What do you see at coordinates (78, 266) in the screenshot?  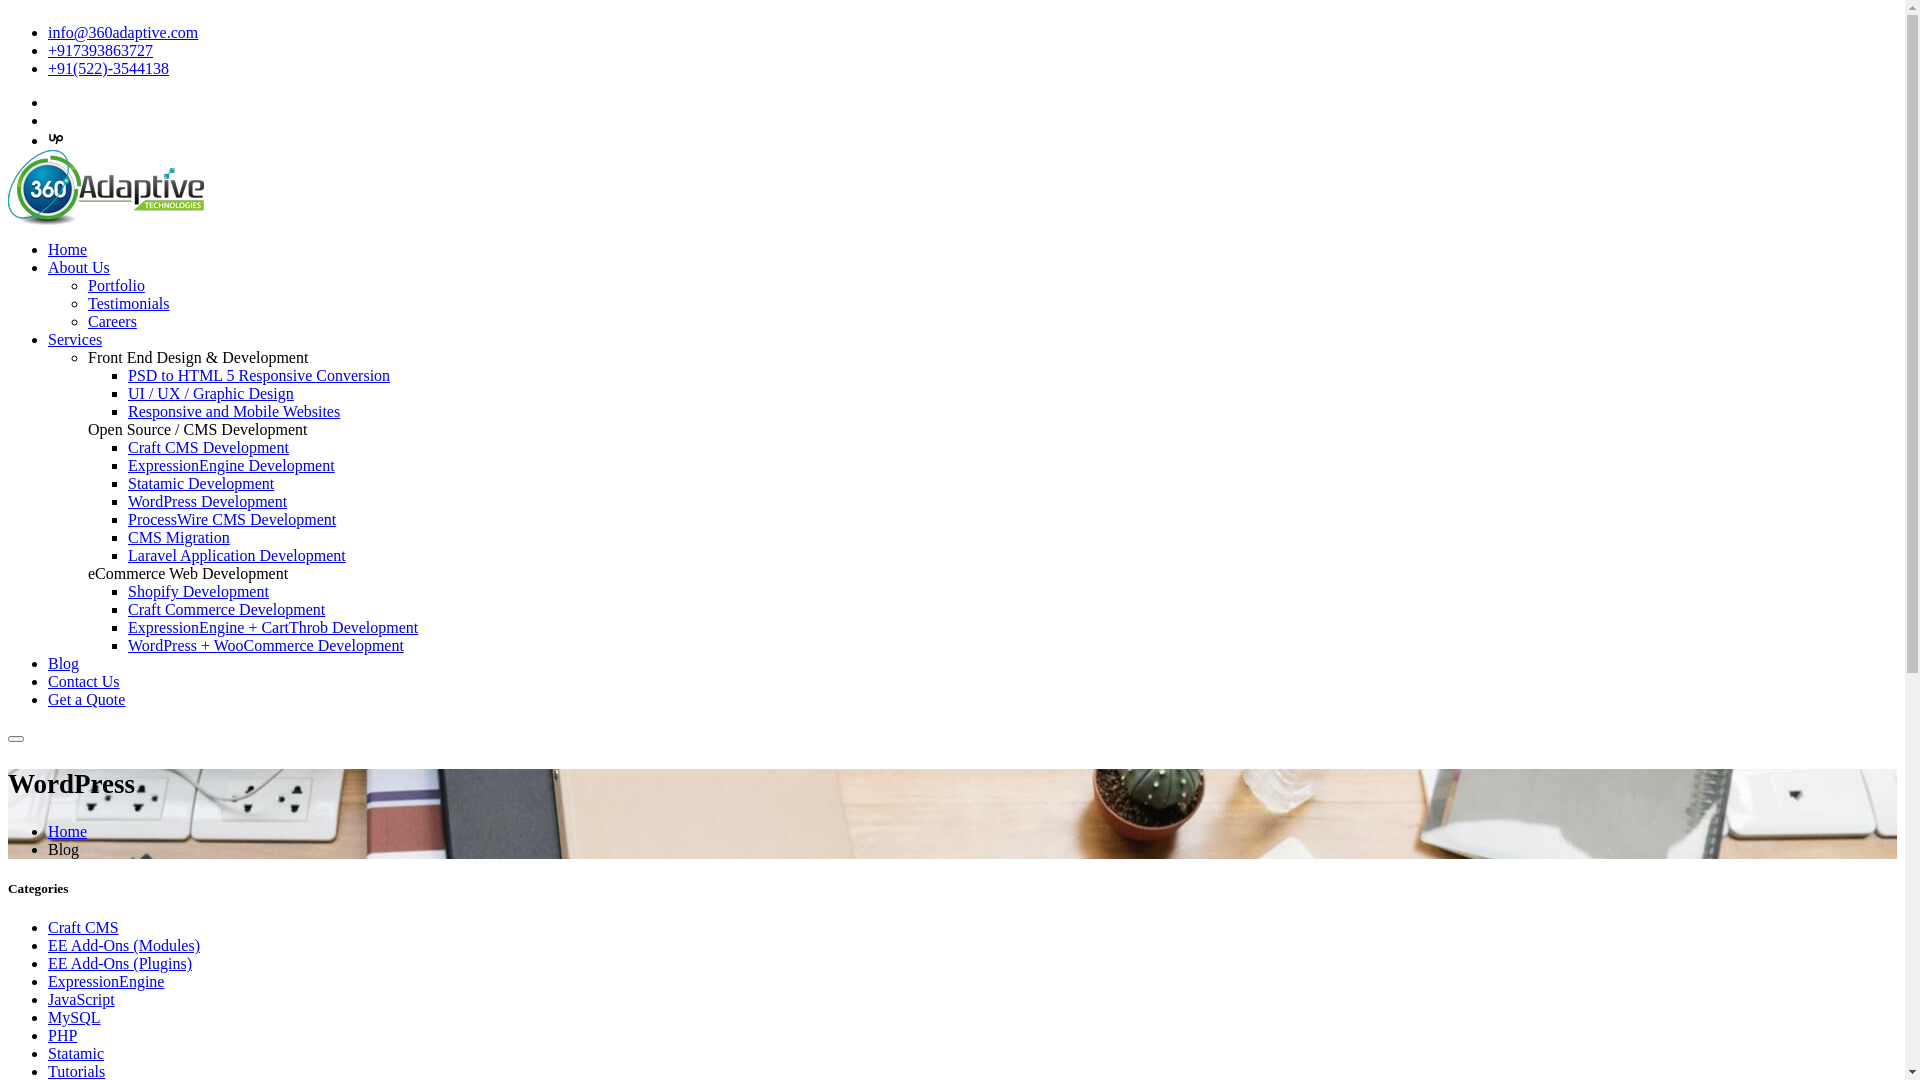 I see `'About Us'` at bounding box center [78, 266].